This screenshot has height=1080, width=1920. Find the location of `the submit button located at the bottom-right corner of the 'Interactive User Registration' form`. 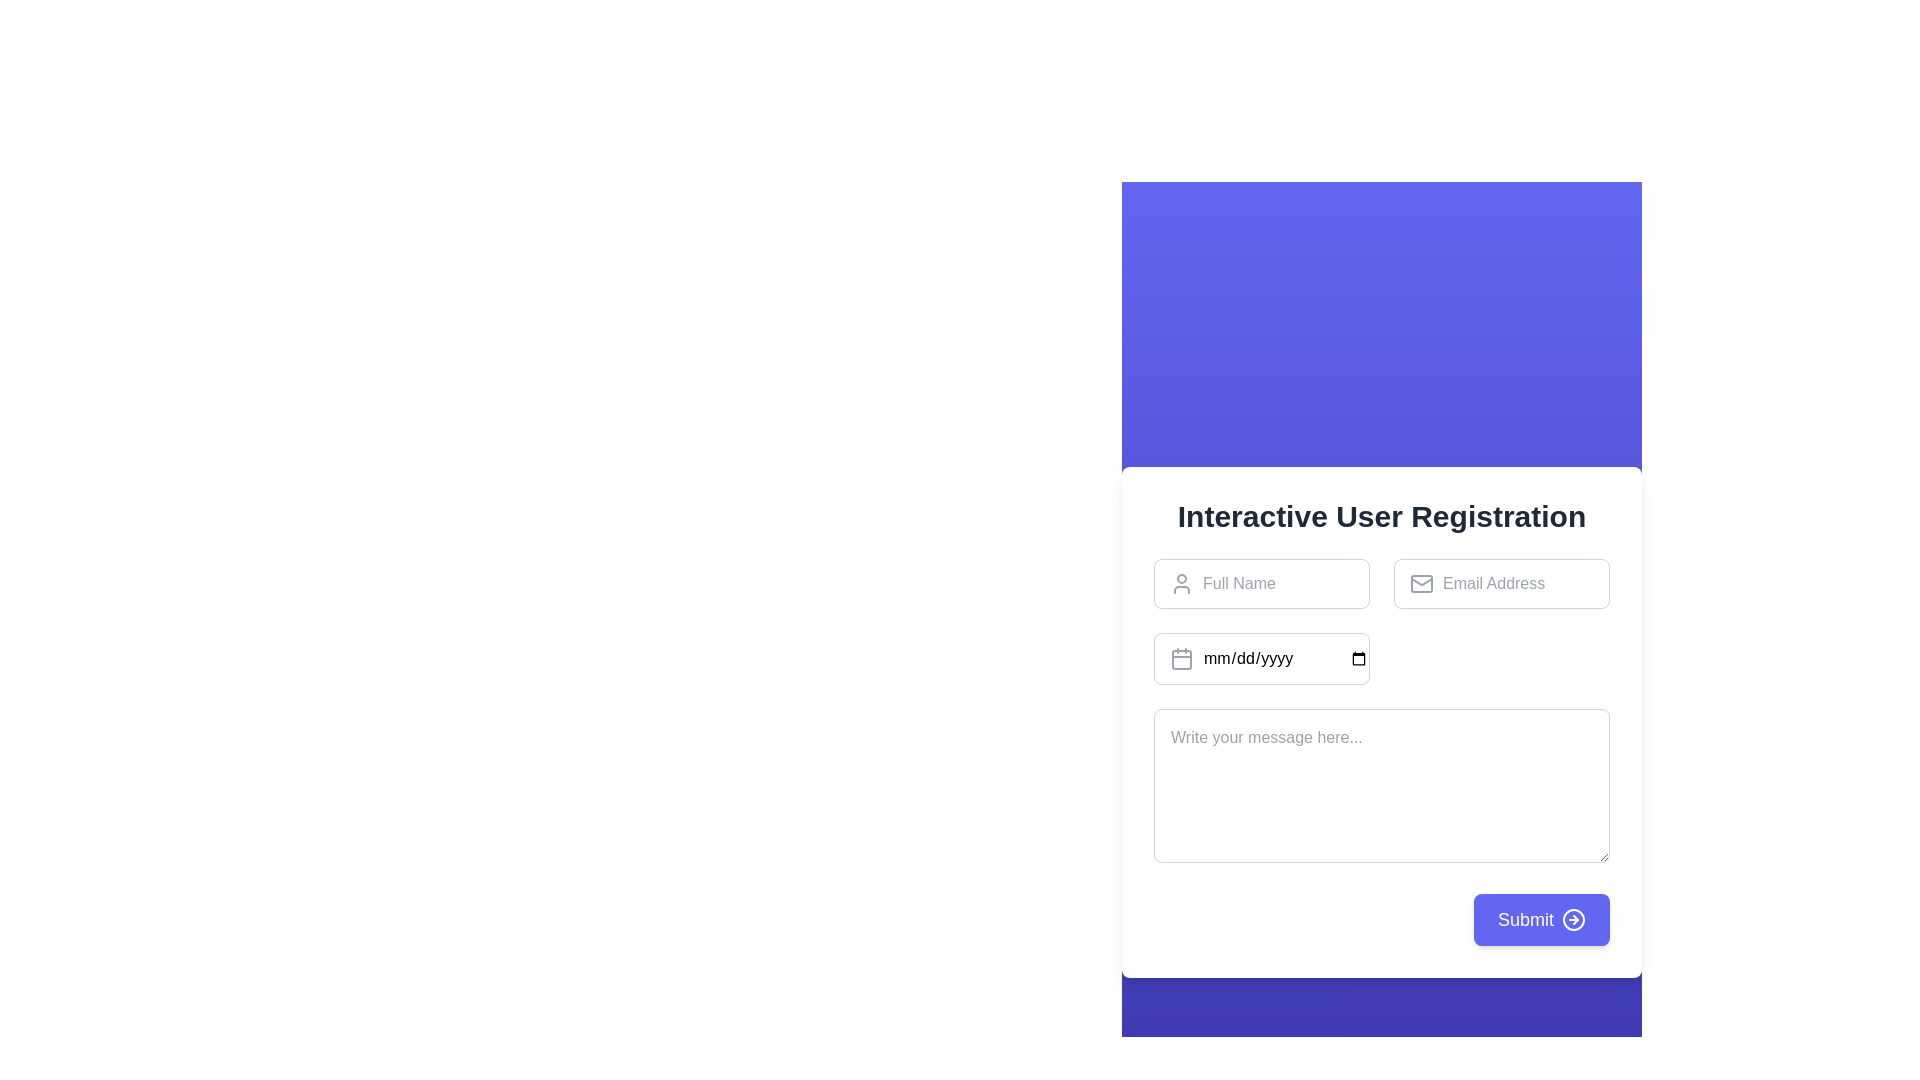

the submit button located at the bottom-right corner of the 'Interactive User Registration' form is located at coordinates (1540, 919).